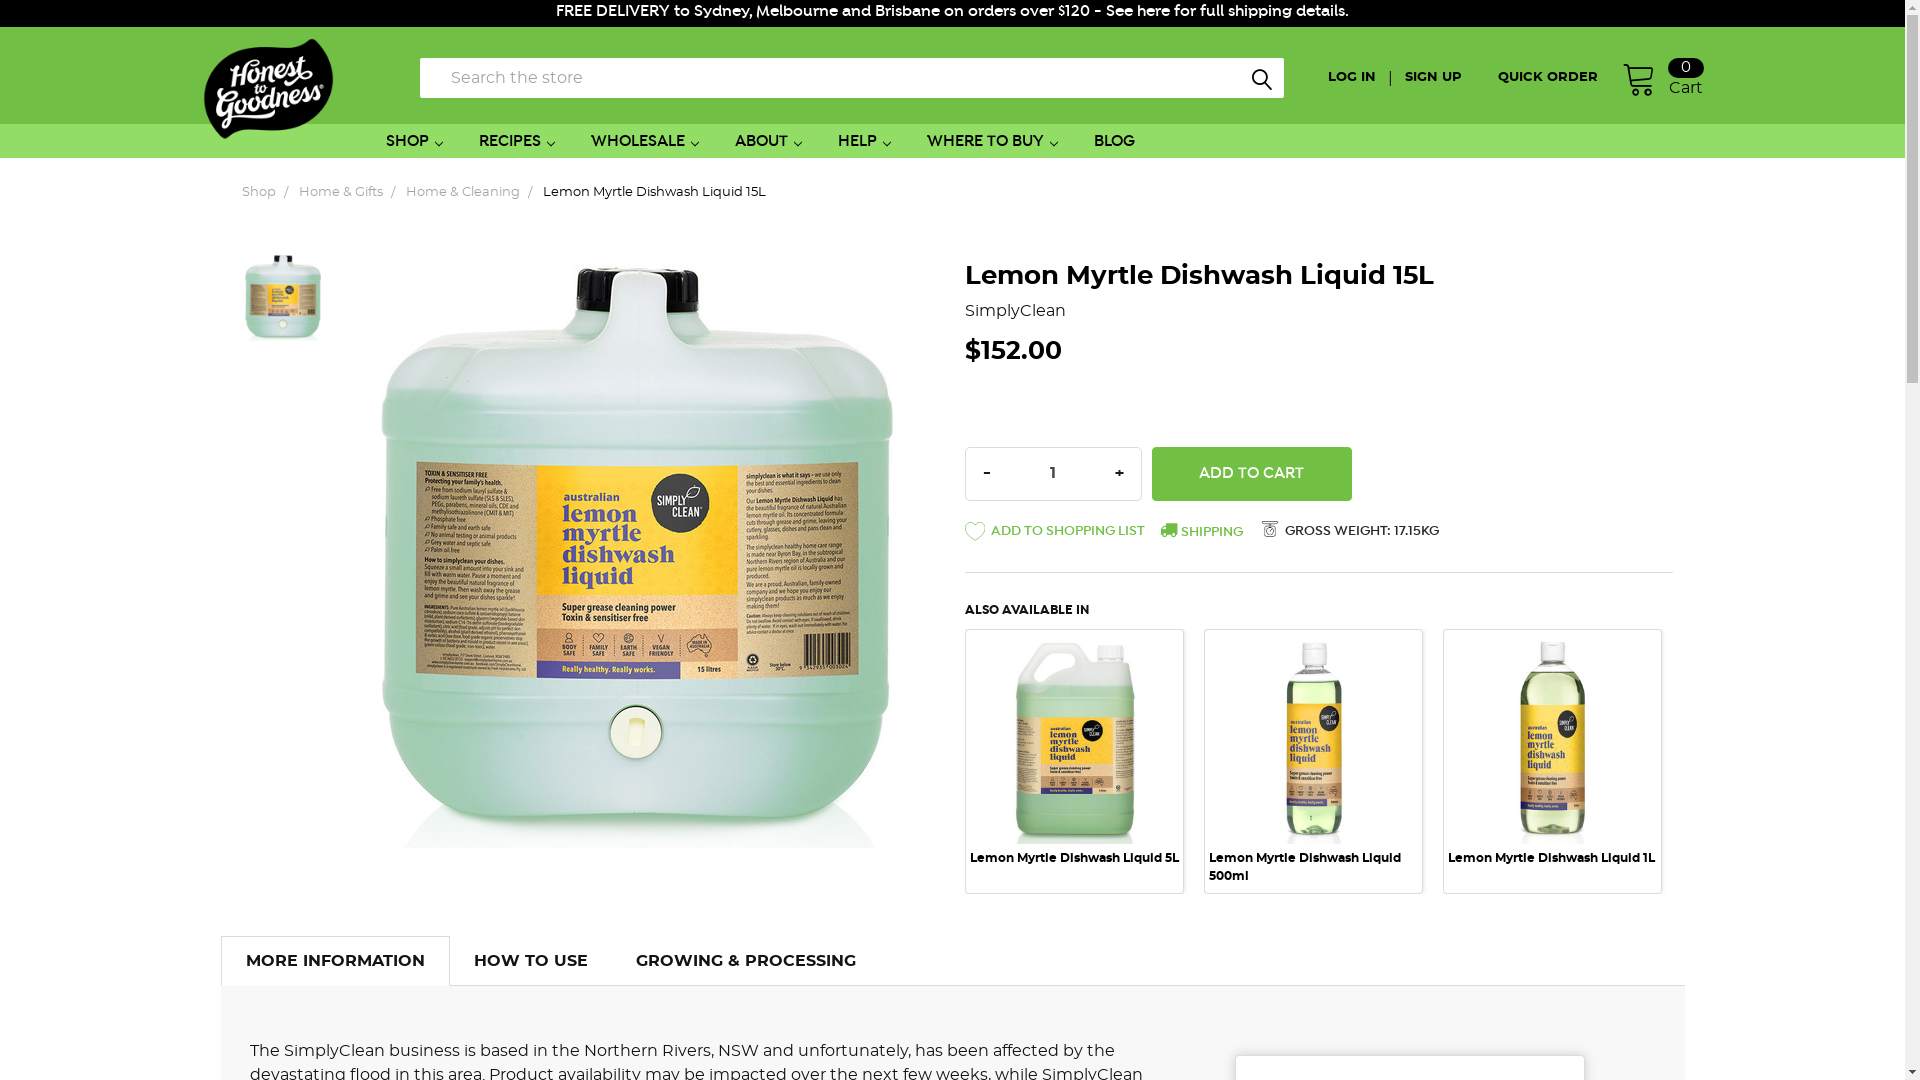  I want to click on 'Home & Cleaning', so click(461, 192).